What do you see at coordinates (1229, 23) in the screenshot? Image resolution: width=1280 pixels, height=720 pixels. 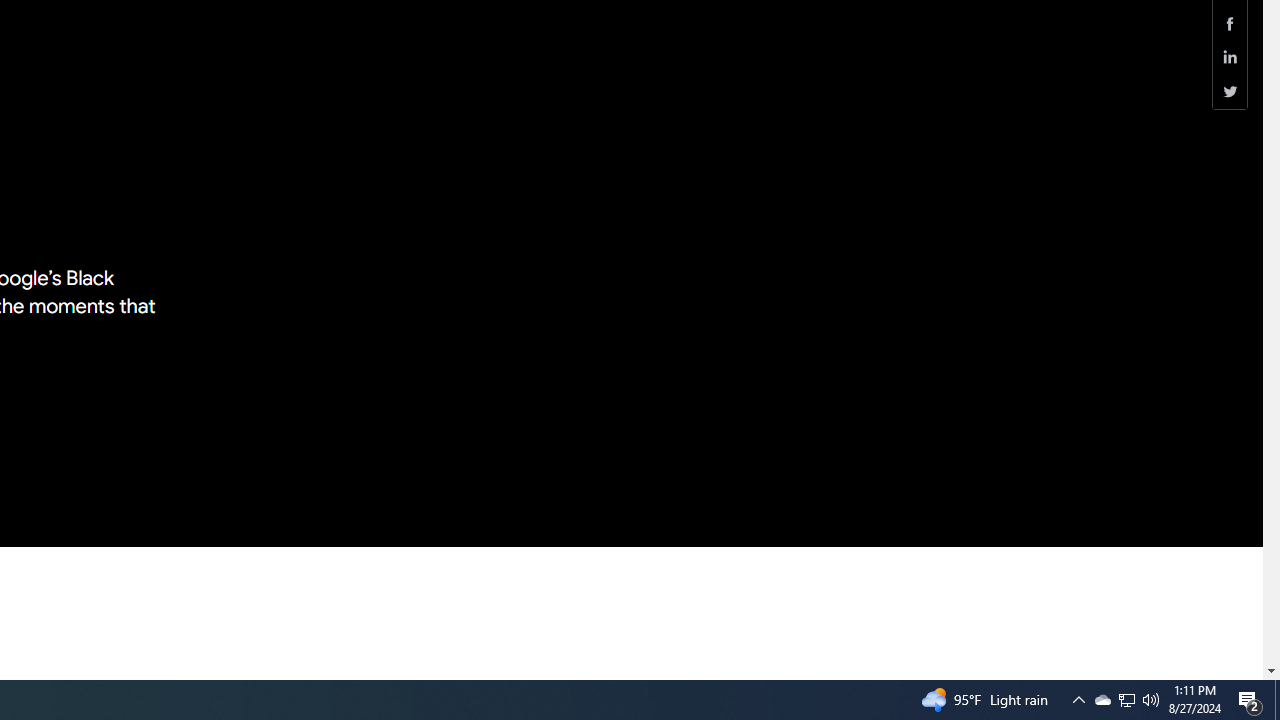 I see `'Share this page (Facebook)'` at bounding box center [1229, 23].